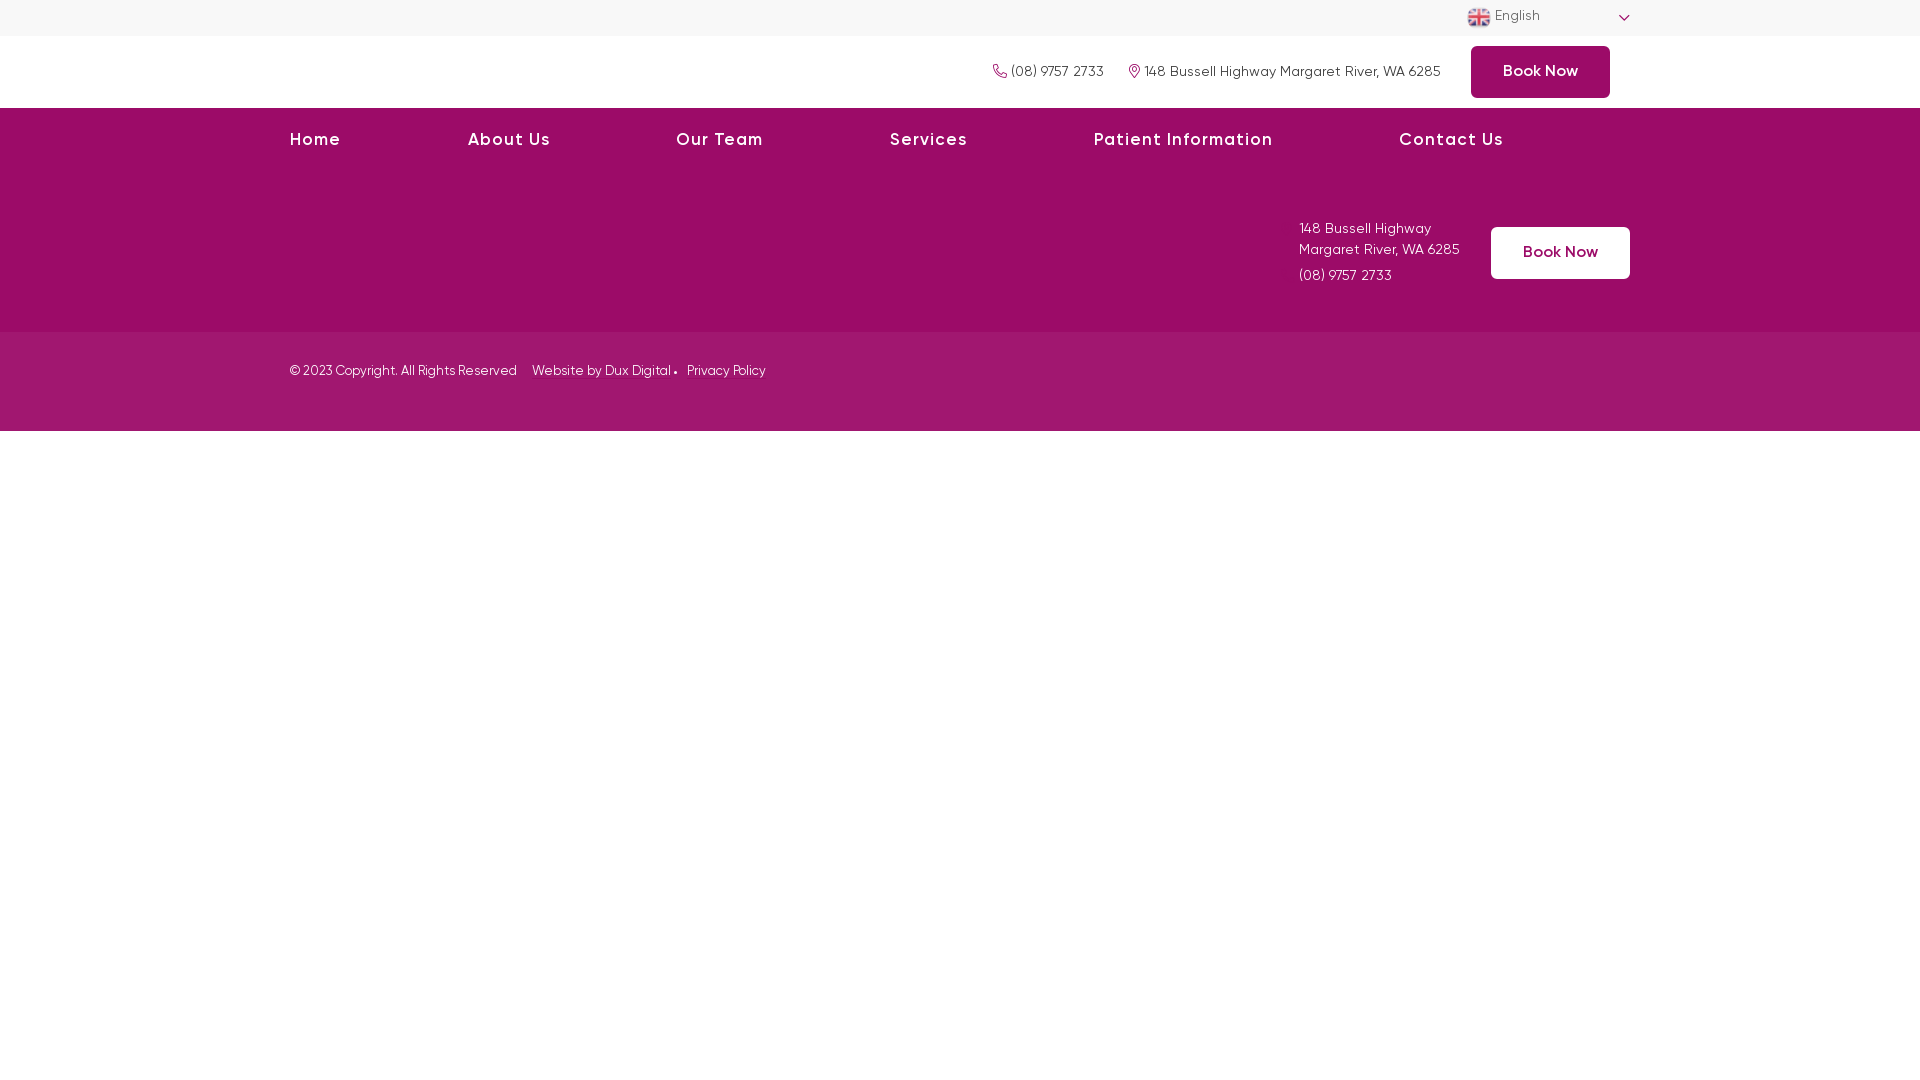 The width and height of the screenshot is (1920, 1080). What do you see at coordinates (314, 140) in the screenshot?
I see `'Home'` at bounding box center [314, 140].